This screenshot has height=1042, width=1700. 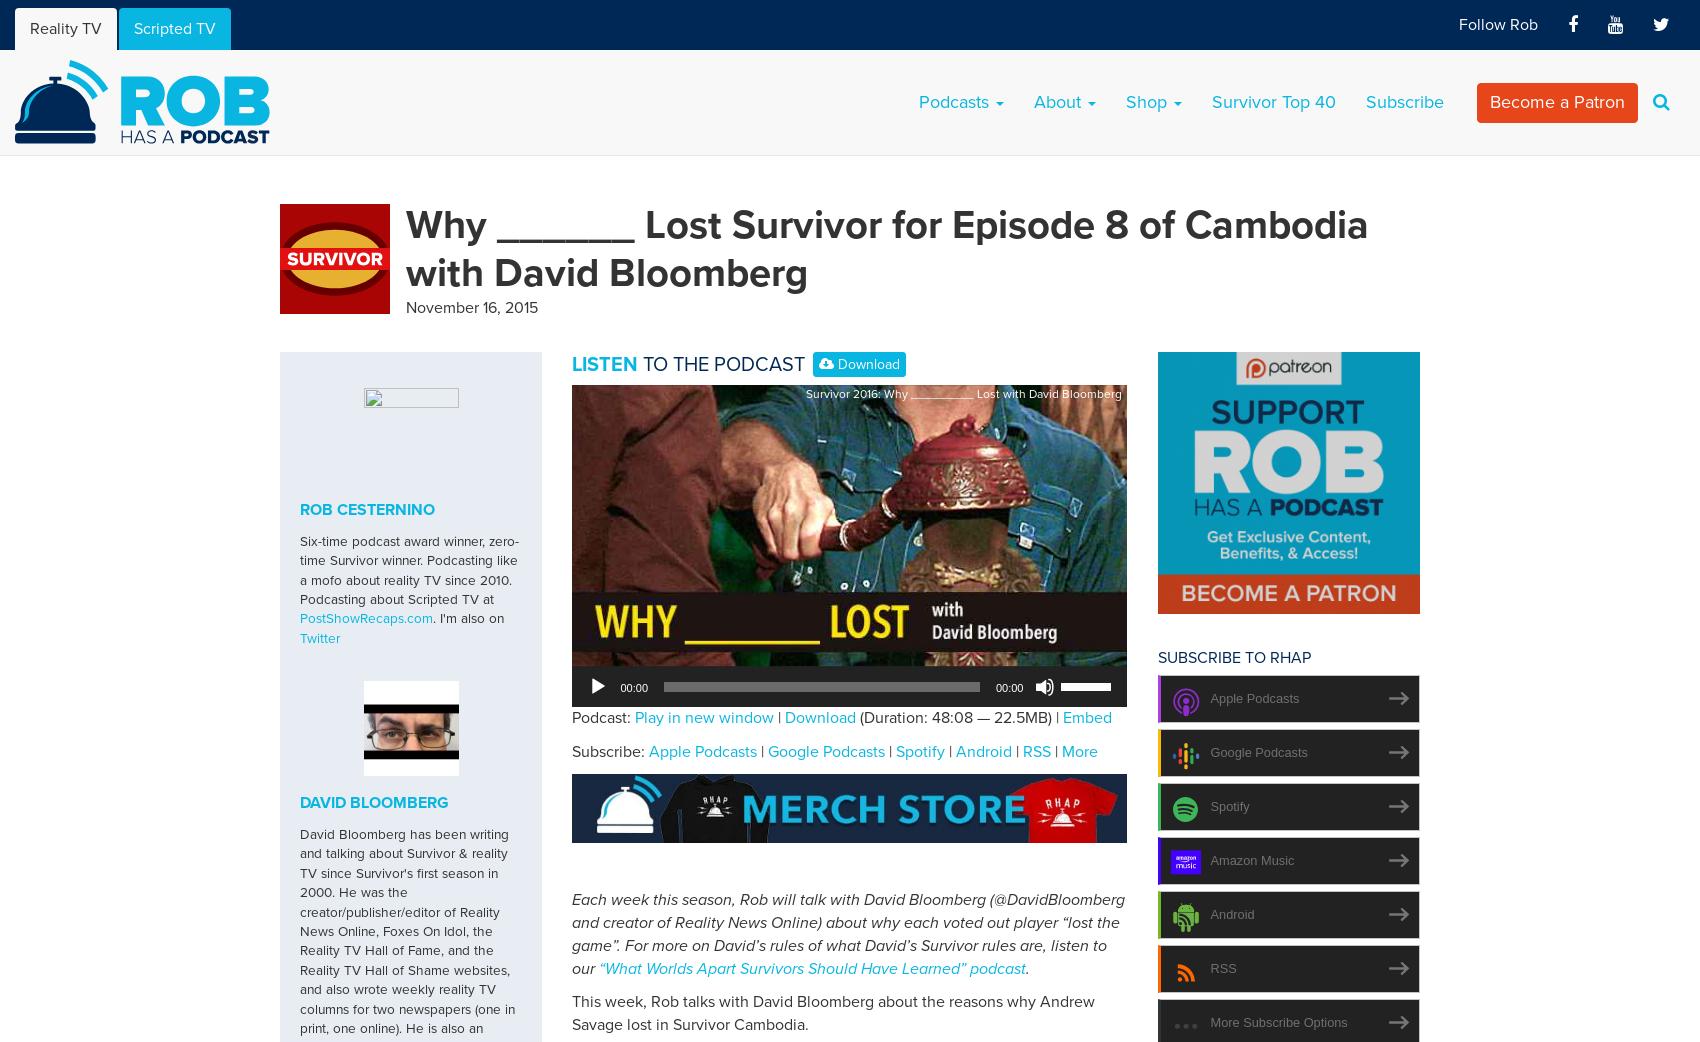 What do you see at coordinates (1251, 859) in the screenshot?
I see `'Amazon Music'` at bounding box center [1251, 859].